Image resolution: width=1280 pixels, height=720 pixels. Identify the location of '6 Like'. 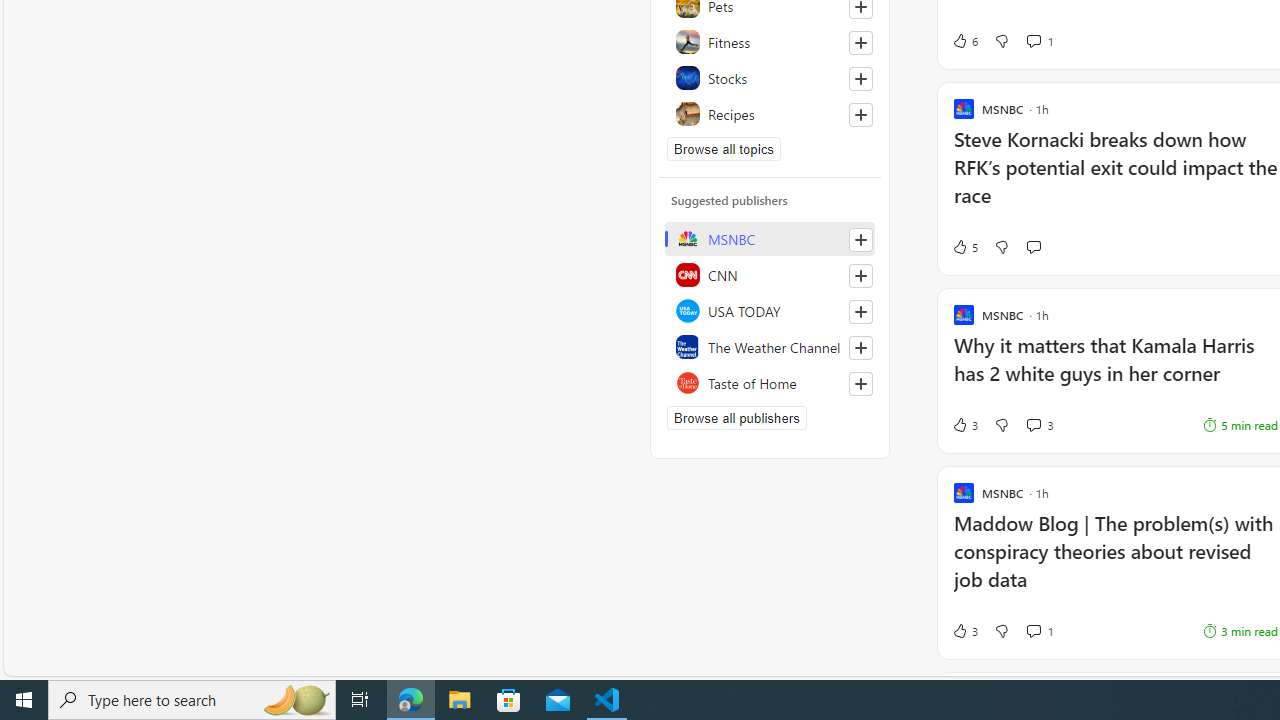
(964, 41).